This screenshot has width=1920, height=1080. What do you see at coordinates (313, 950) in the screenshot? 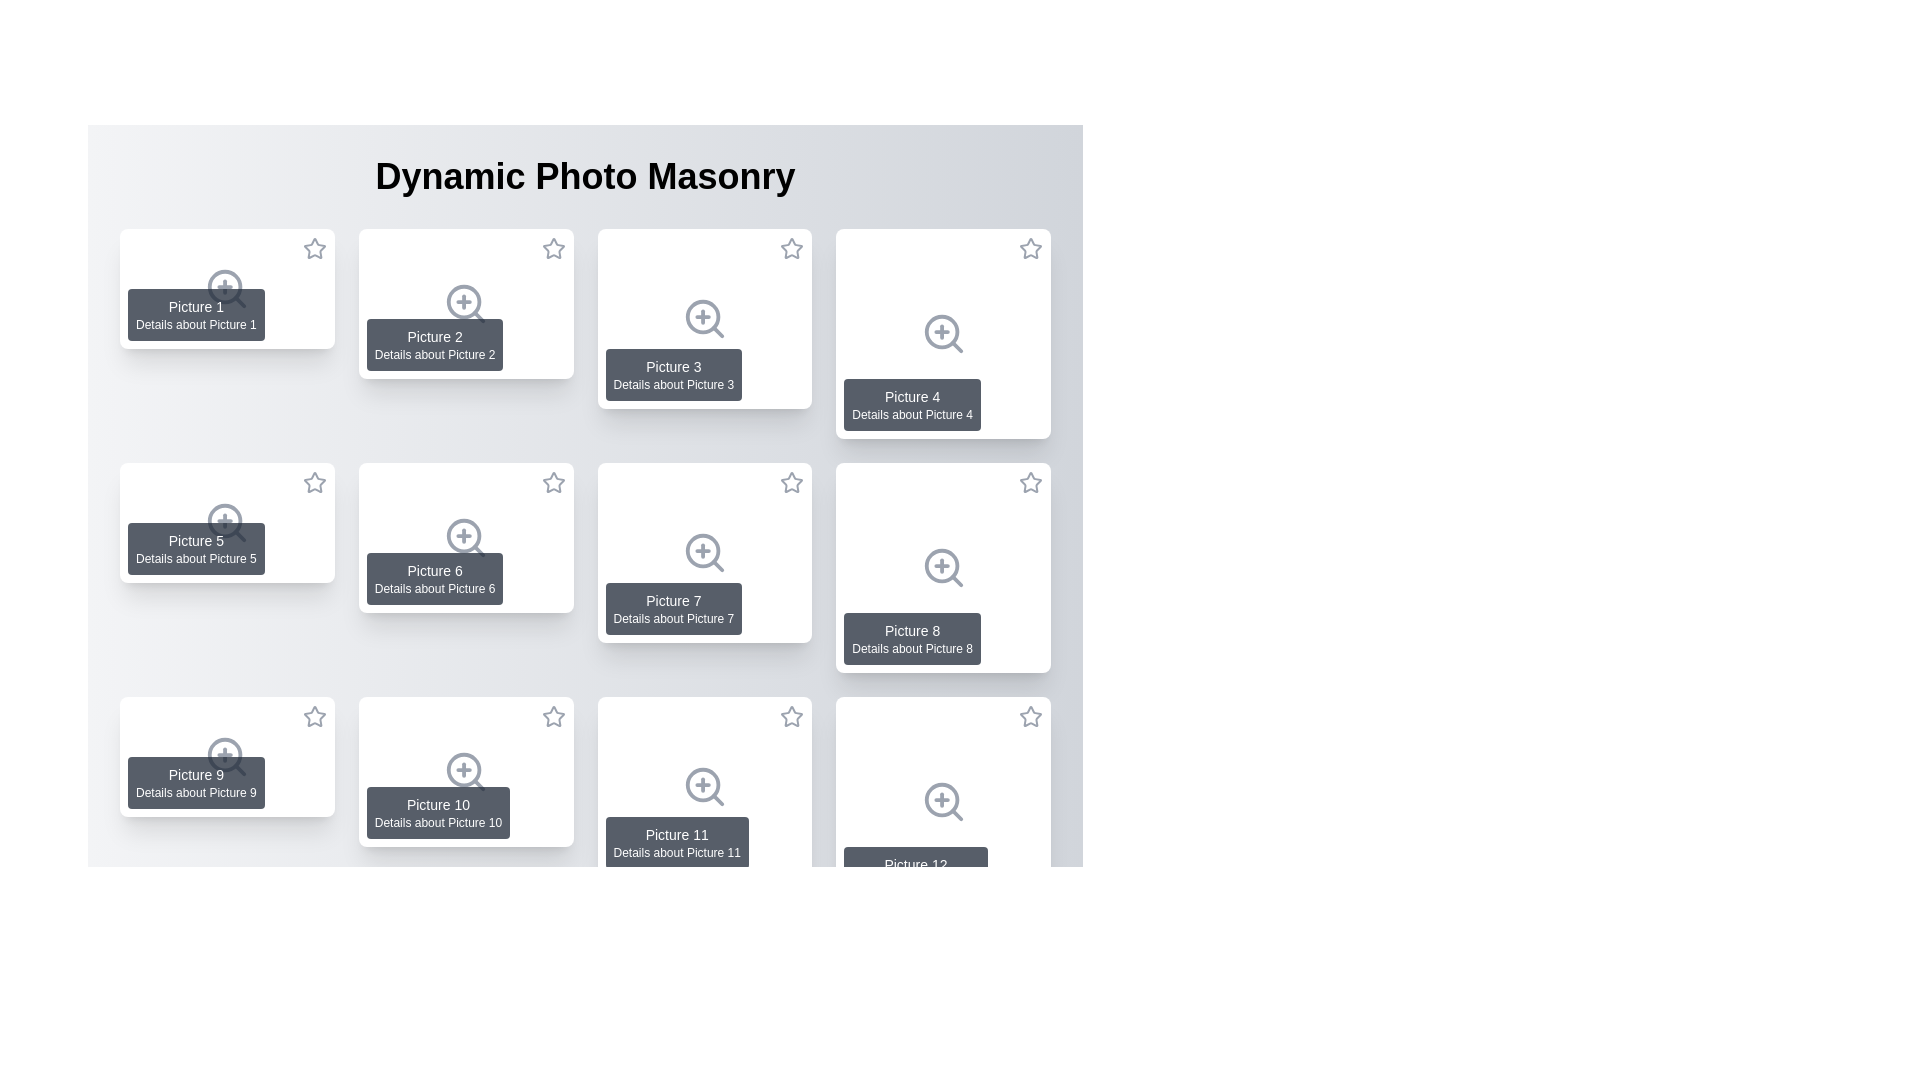
I see `the star-shaped gray button located in the top-right corner of the image labeled 'Picture 9'` at bounding box center [313, 950].